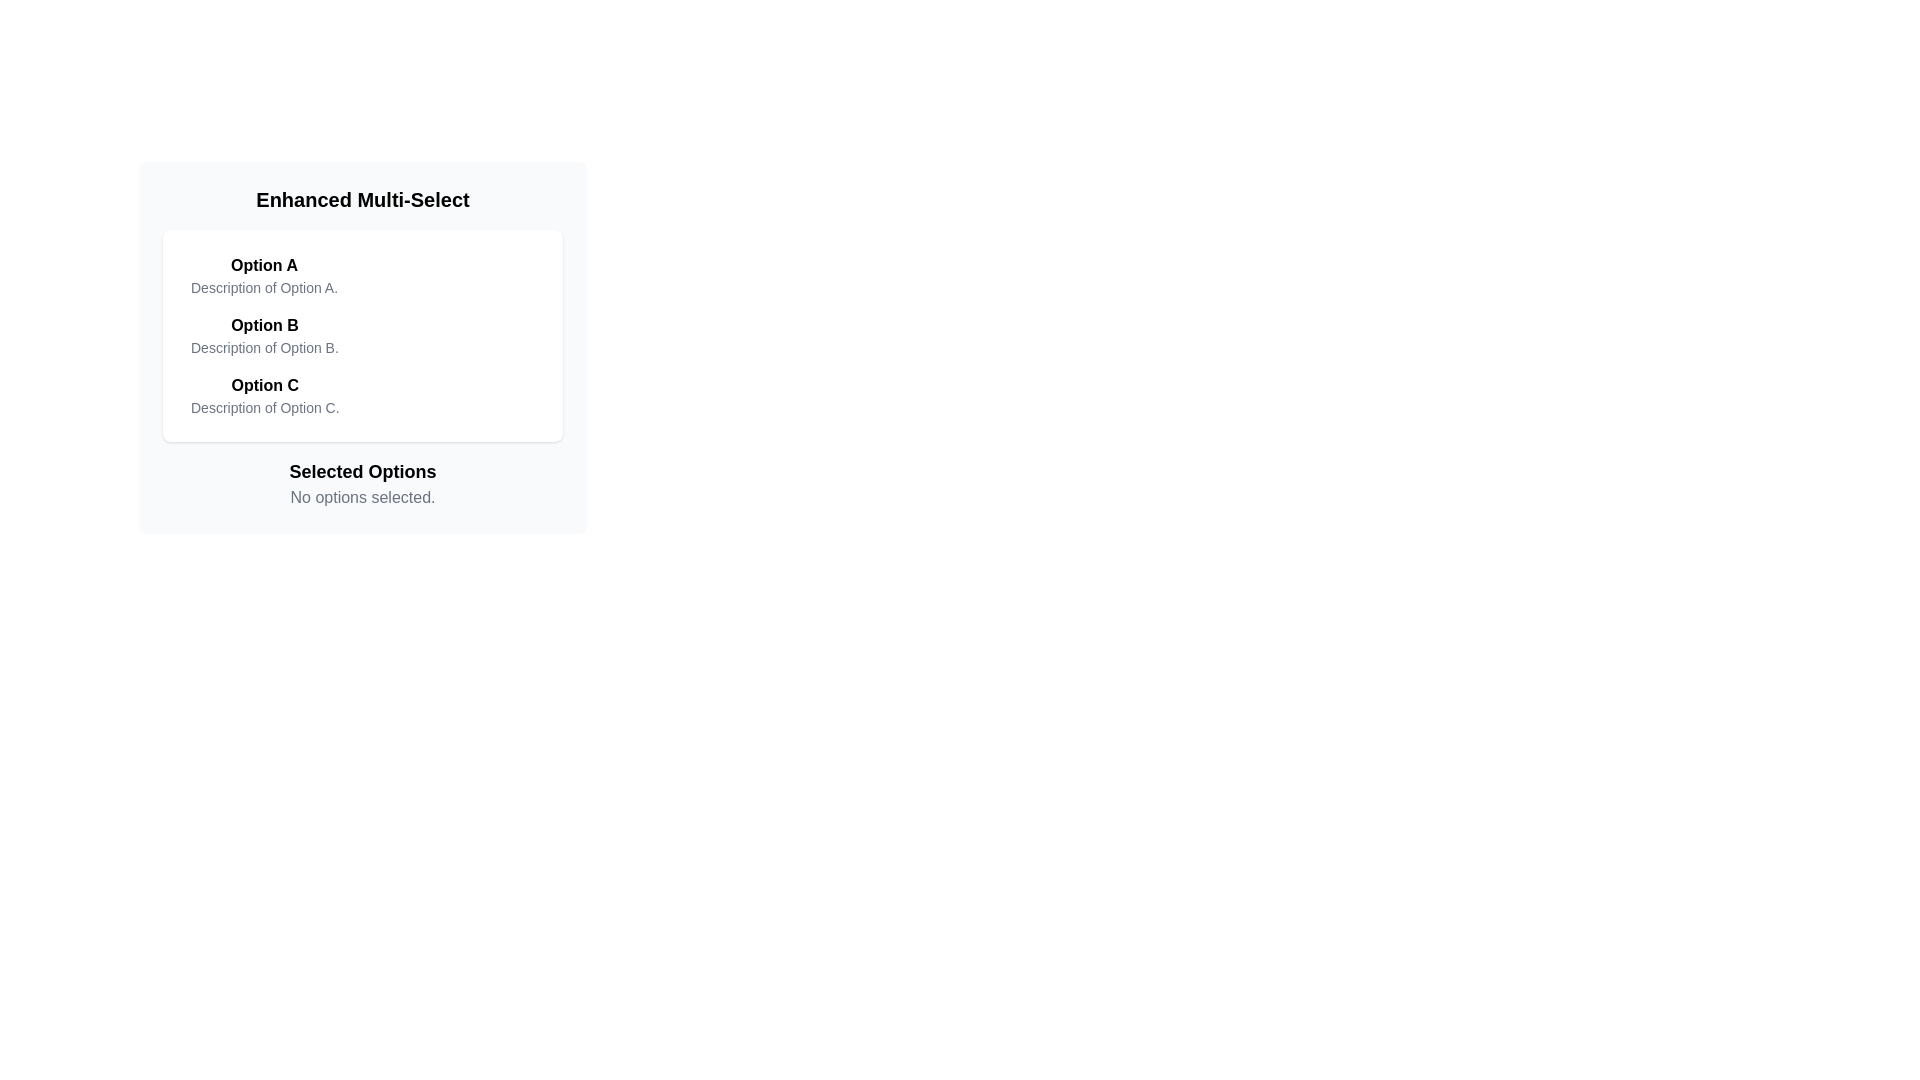  What do you see at coordinates (263, 265) in the screenshot?
I see `the main title Label located at the top of the list box under 'Enhanced Multi-Select', which serves as a concise identifier for the option presented` at bounding box center [263, 265].